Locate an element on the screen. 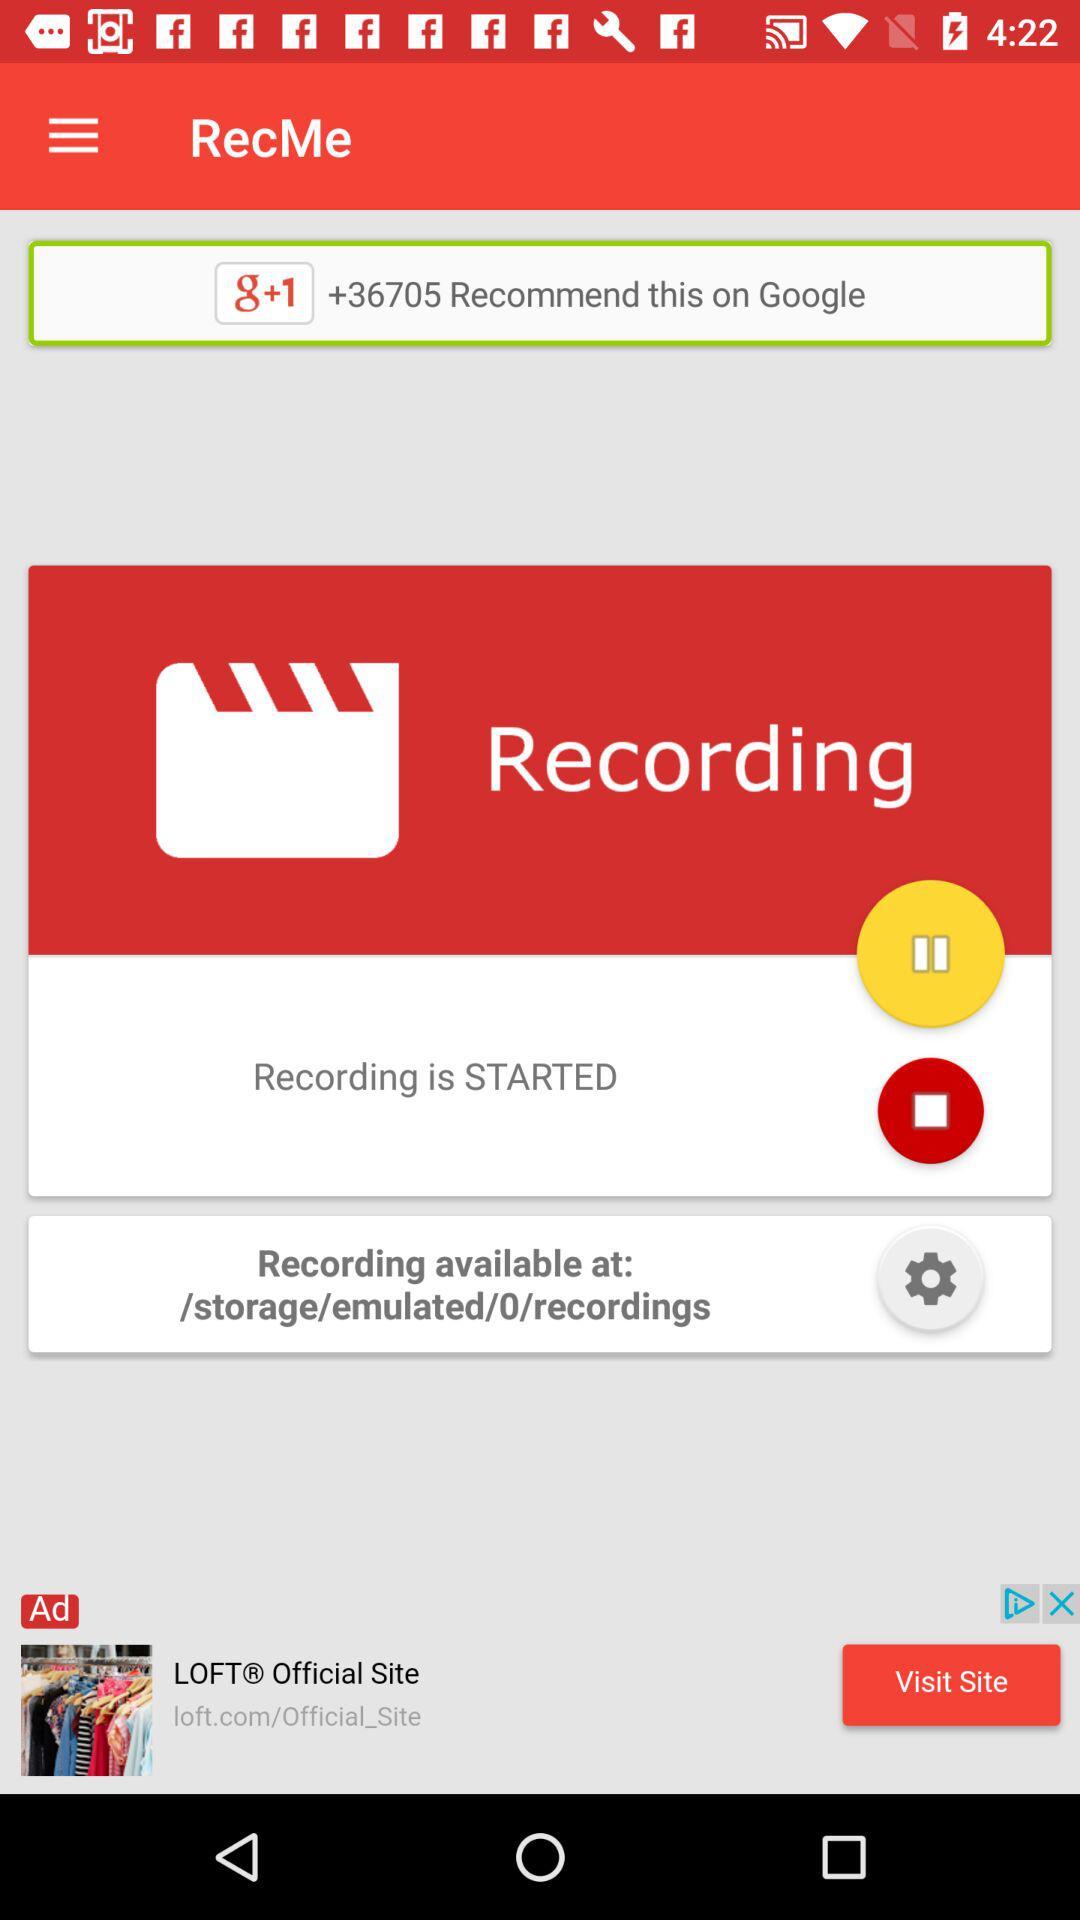  button image is located at coordinates (930, 1283).